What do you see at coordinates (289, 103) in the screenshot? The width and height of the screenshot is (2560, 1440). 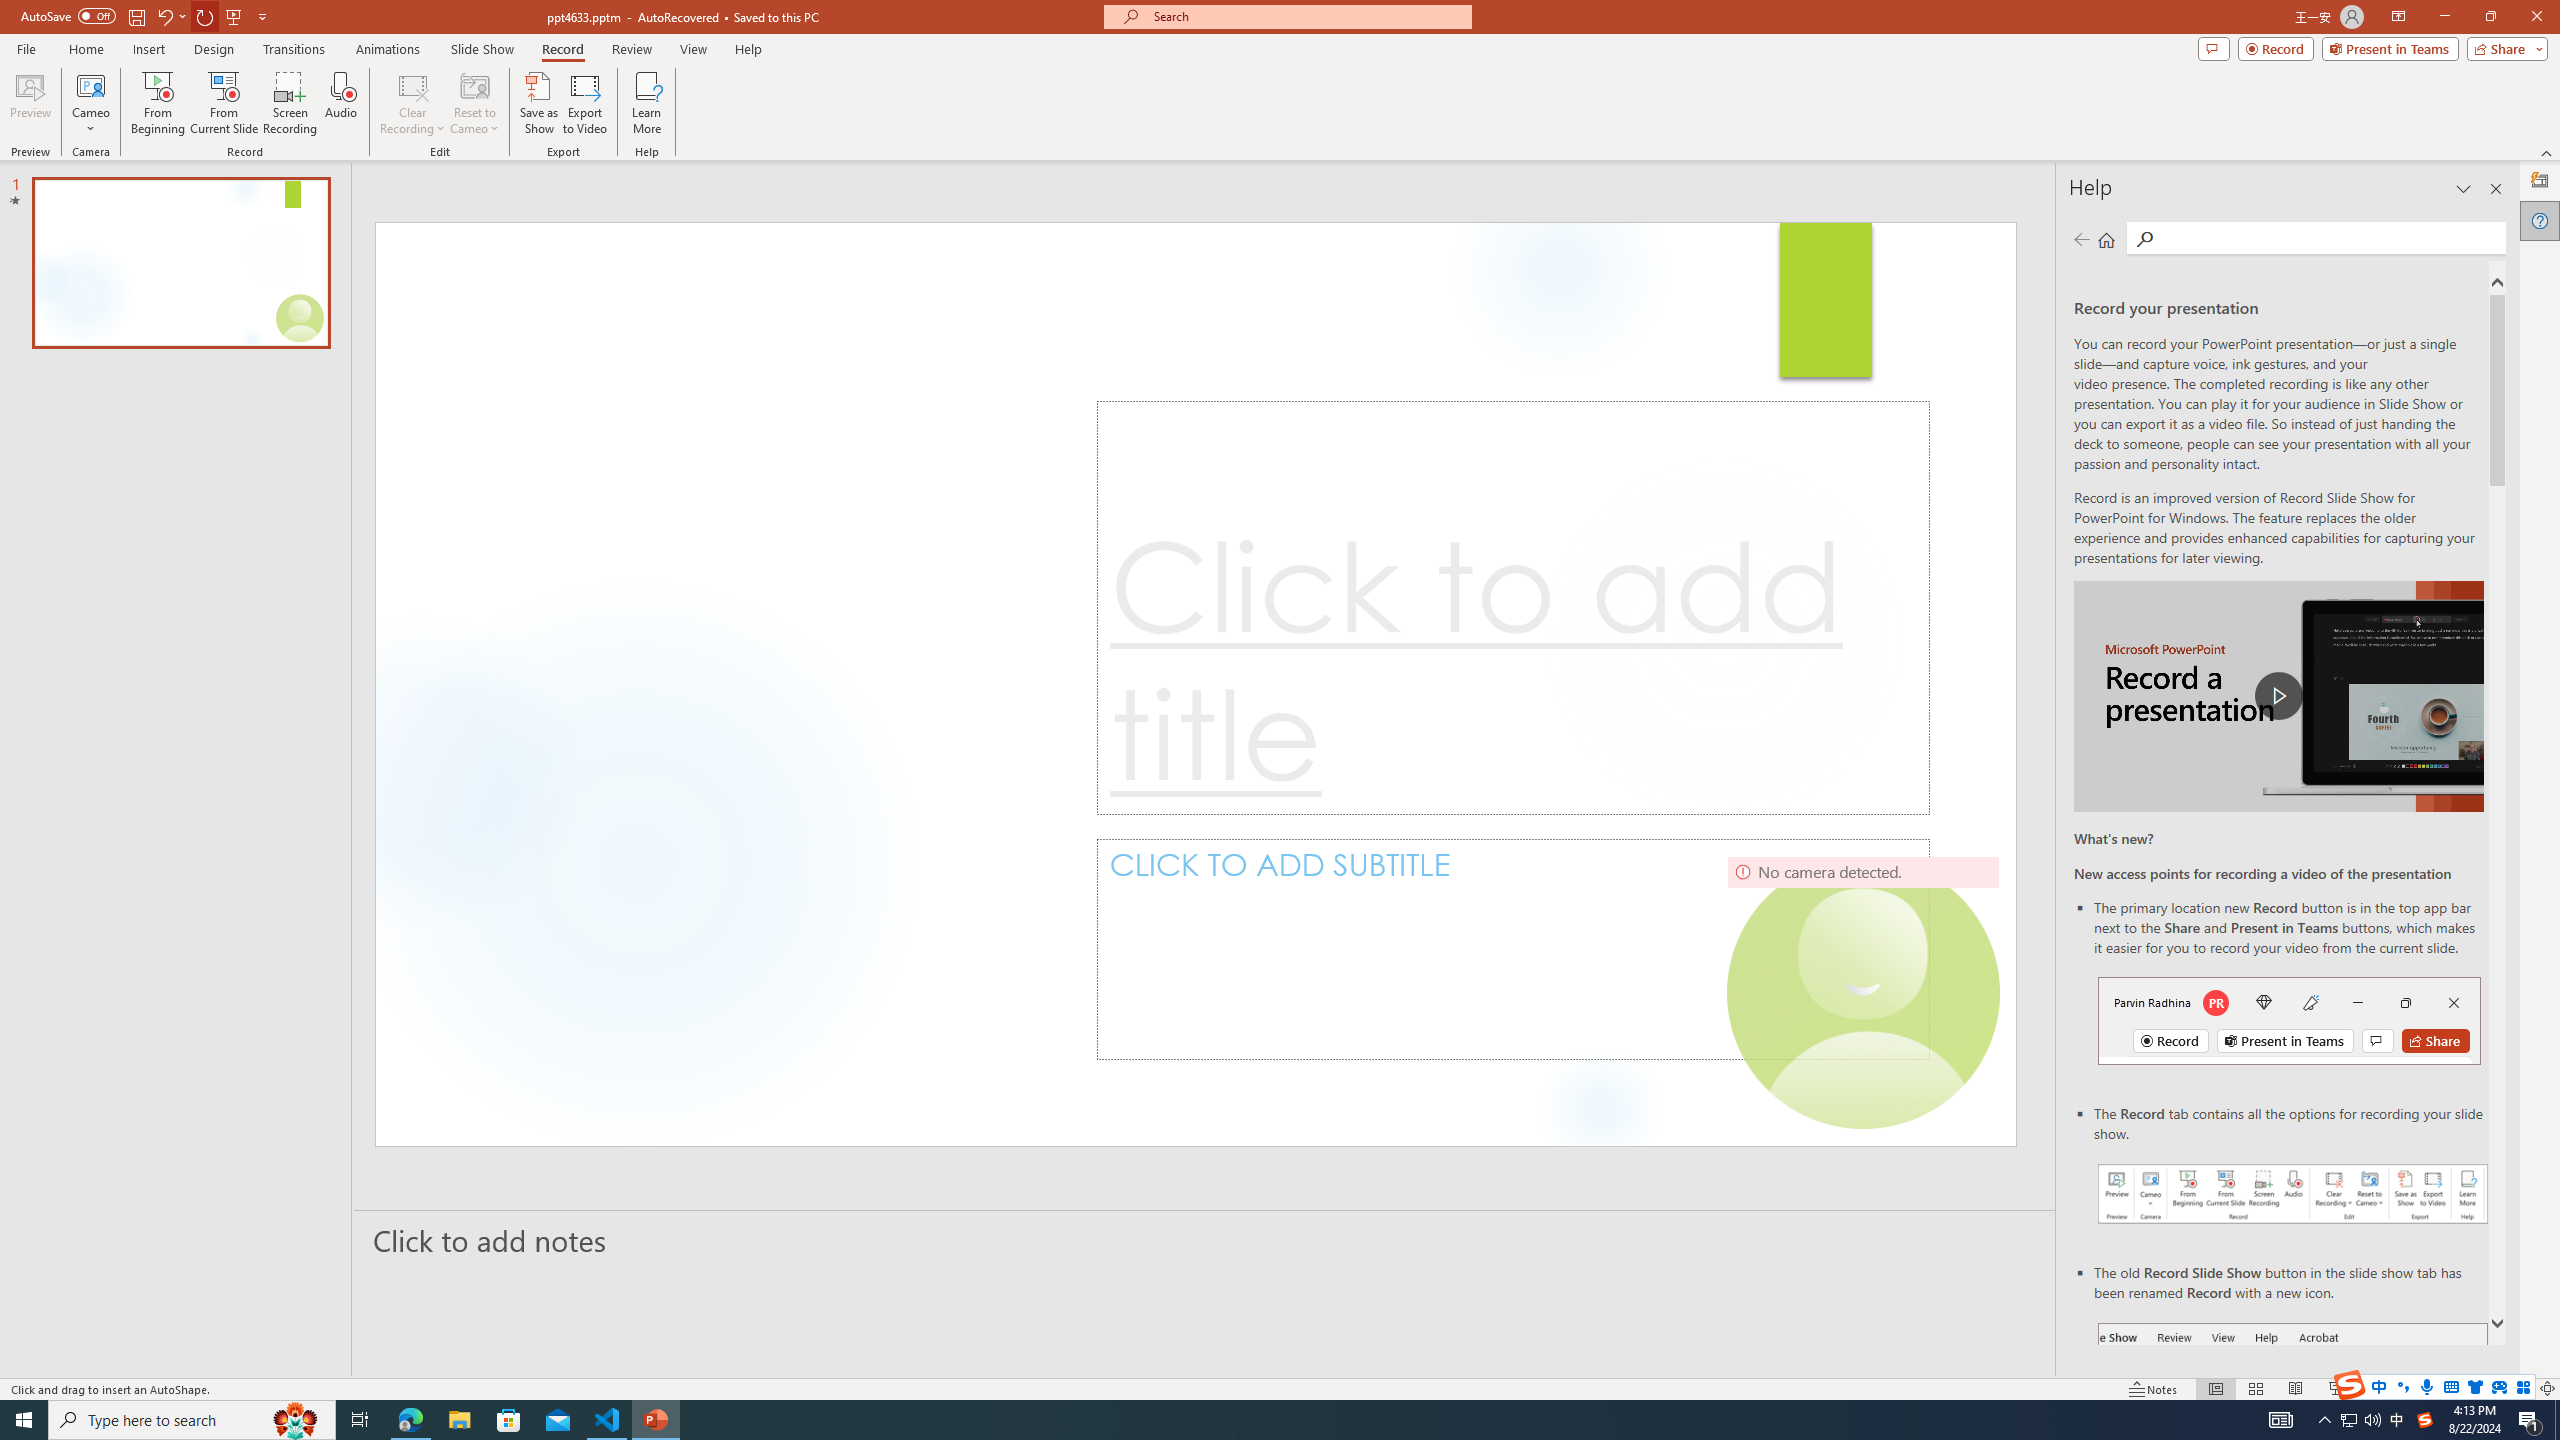 I see `'Screen Recording'` at bounding box center [289, 103].